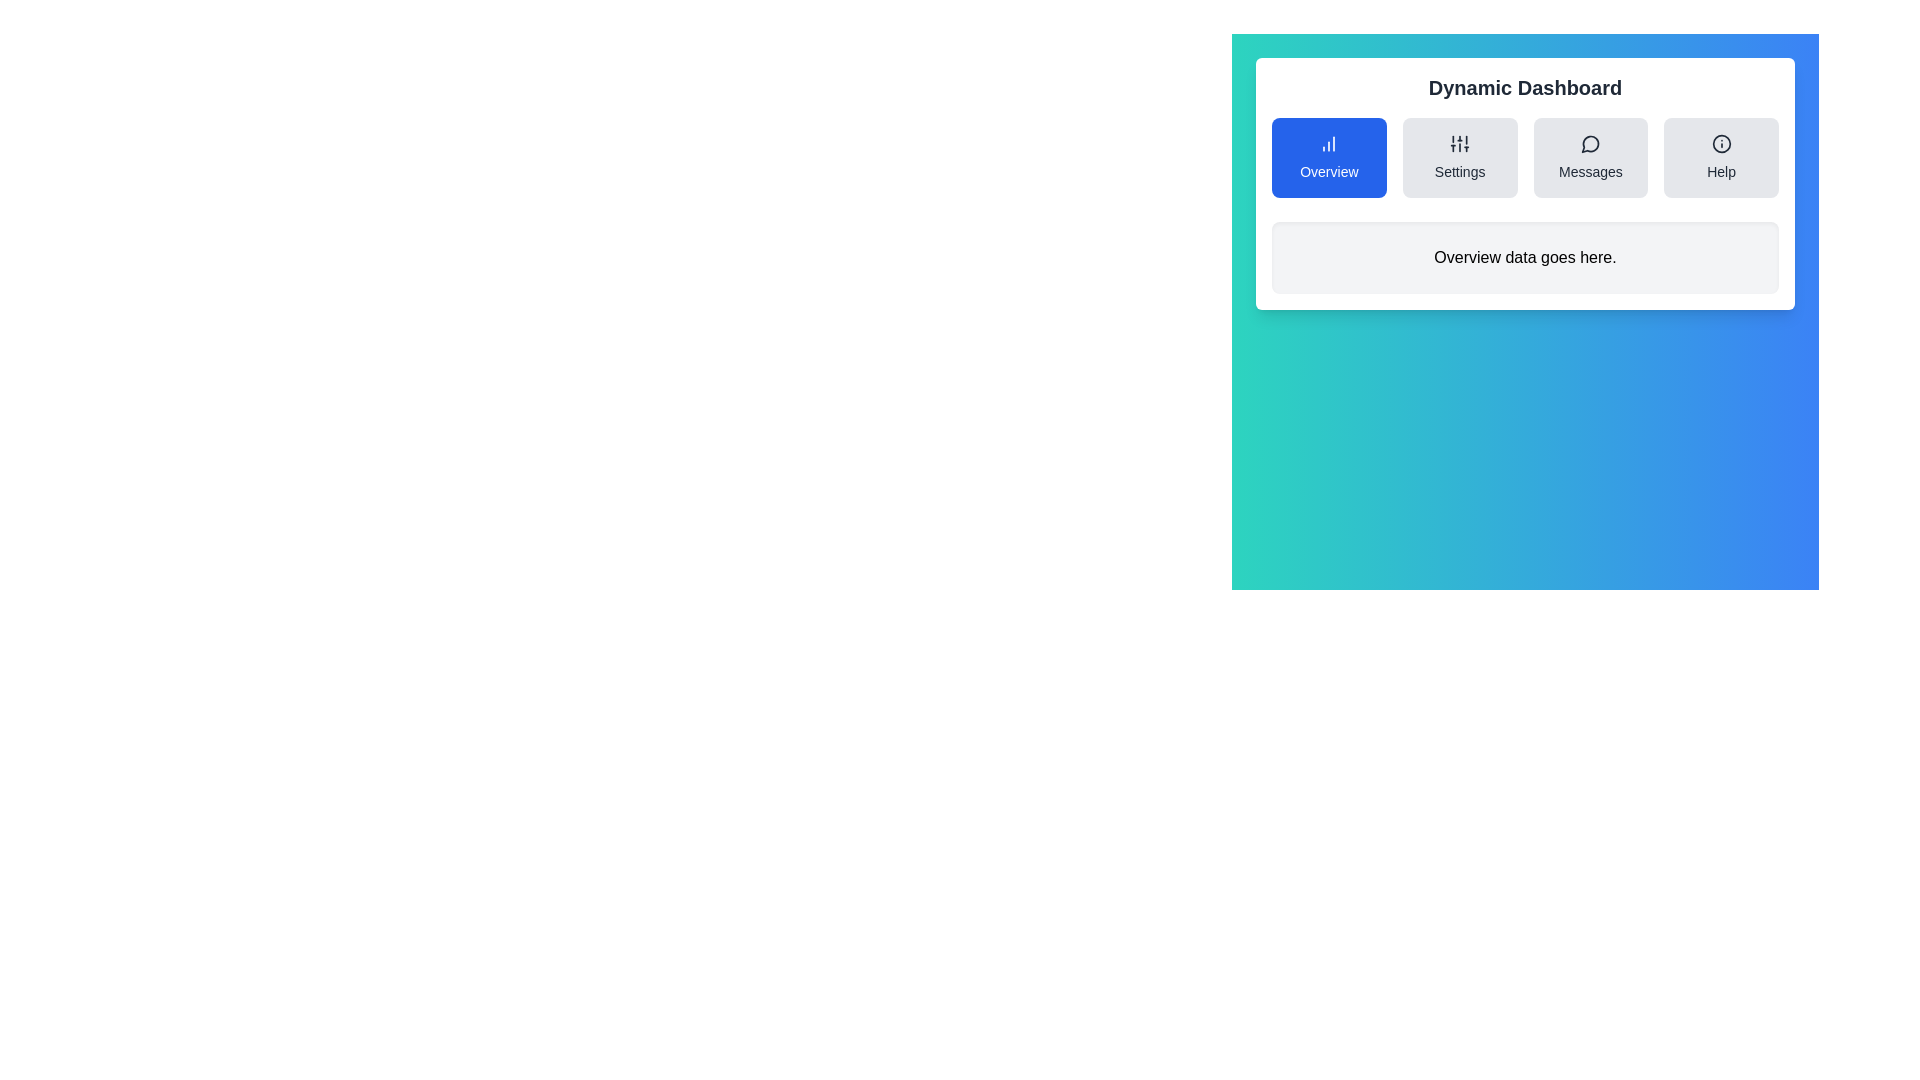 The image size is (1920, 1080). What do you see at coordinates (1589, 157) in the screenshot?
I see `the 'Messages' button, which is a rectangular card with a light gray background, a speech bubble icon, and dark gray text` at bounding box center [1589, 157].